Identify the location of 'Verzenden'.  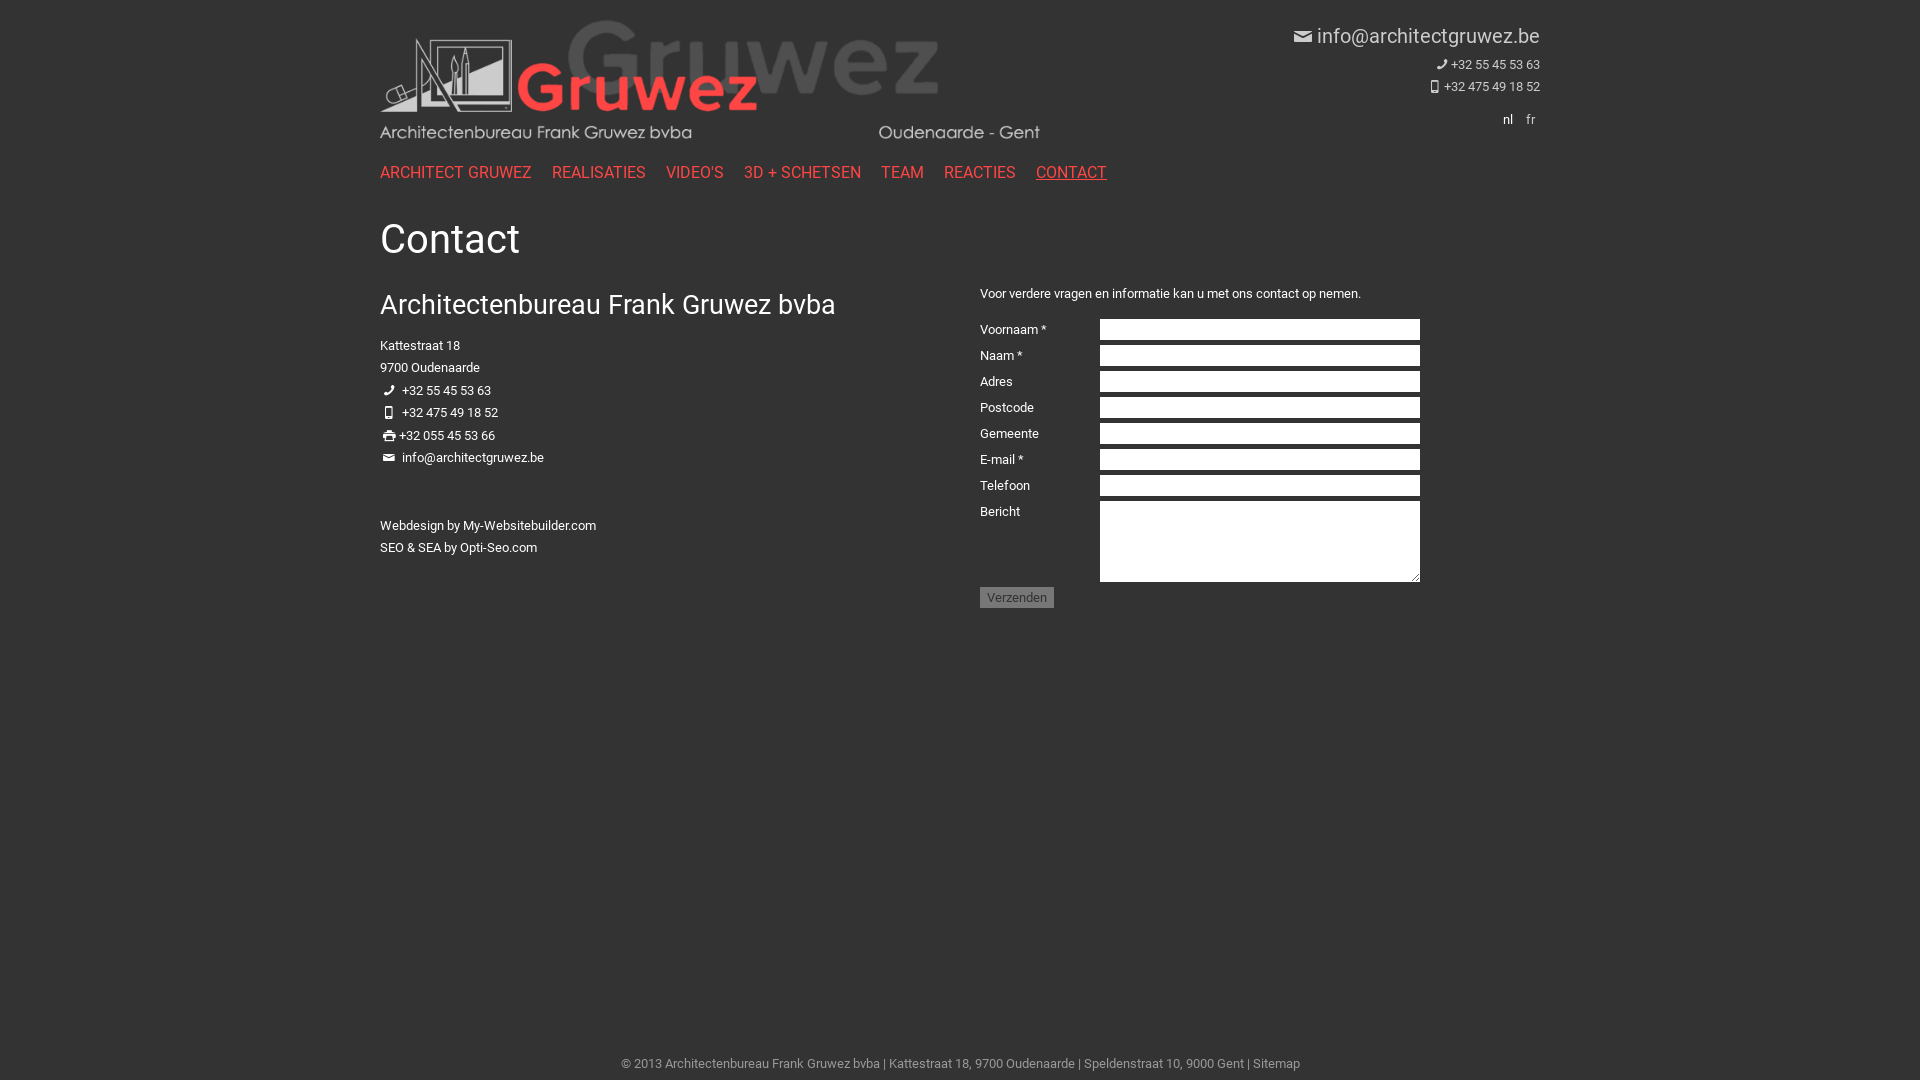
(1017, 596).